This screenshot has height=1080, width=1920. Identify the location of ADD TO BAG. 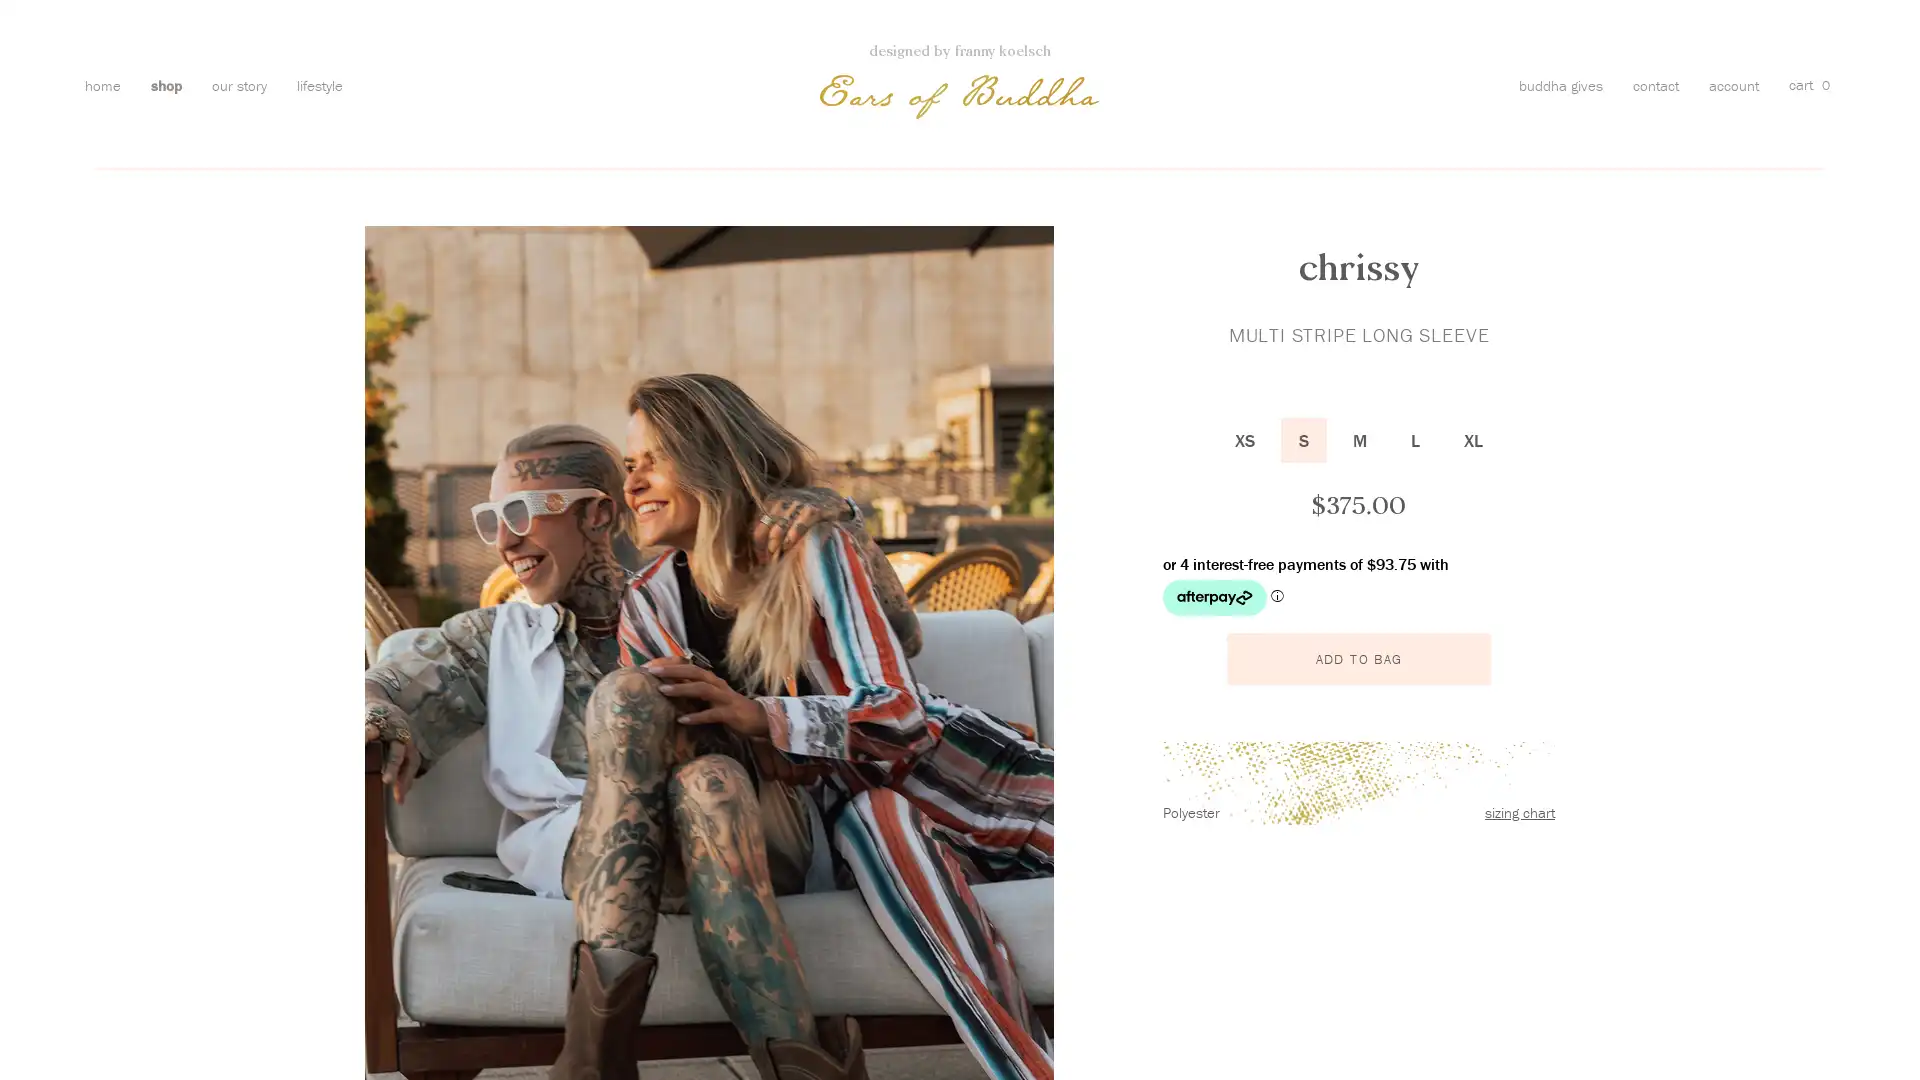
(1358, 663).